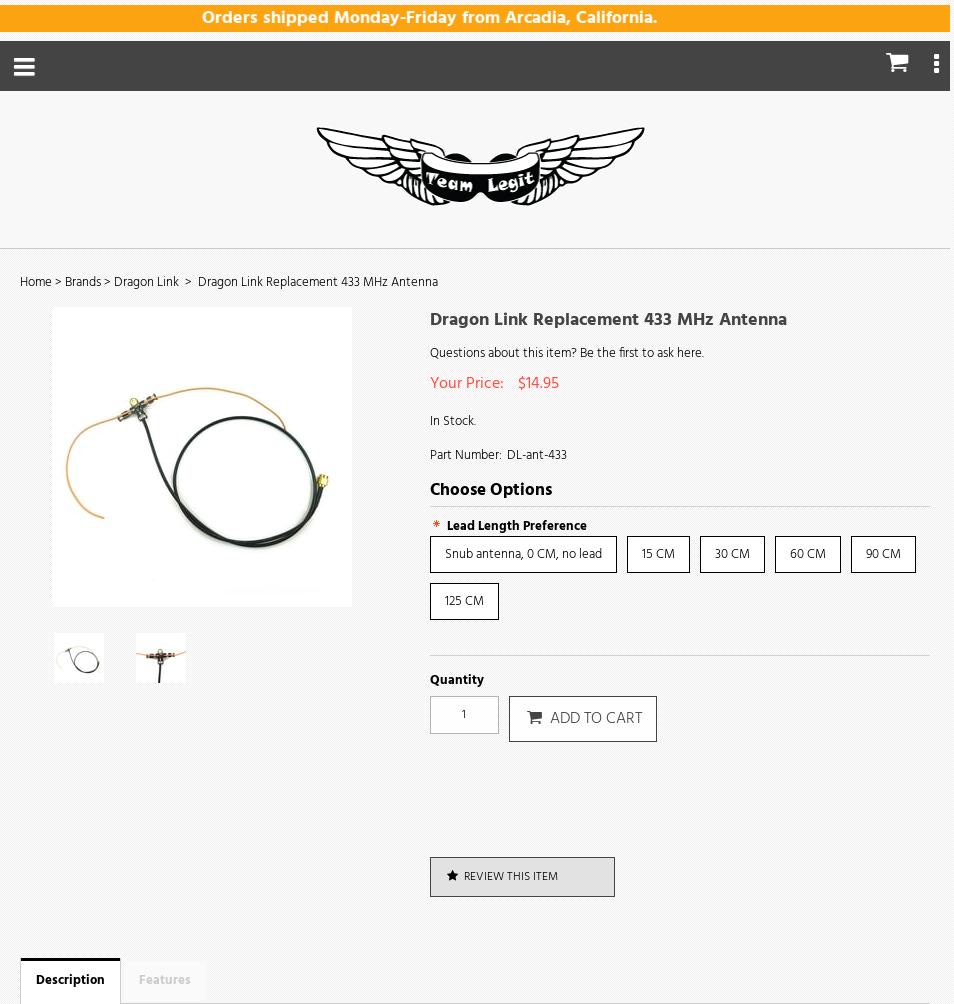 Image resolution: width=954 pixels, height=1004 pixels. What do you see at coordinates (606, 319) in the screenshot?
I see `'Dragon Link Replacement 433 MHz Antenna'` at bounding box center [606, 319].